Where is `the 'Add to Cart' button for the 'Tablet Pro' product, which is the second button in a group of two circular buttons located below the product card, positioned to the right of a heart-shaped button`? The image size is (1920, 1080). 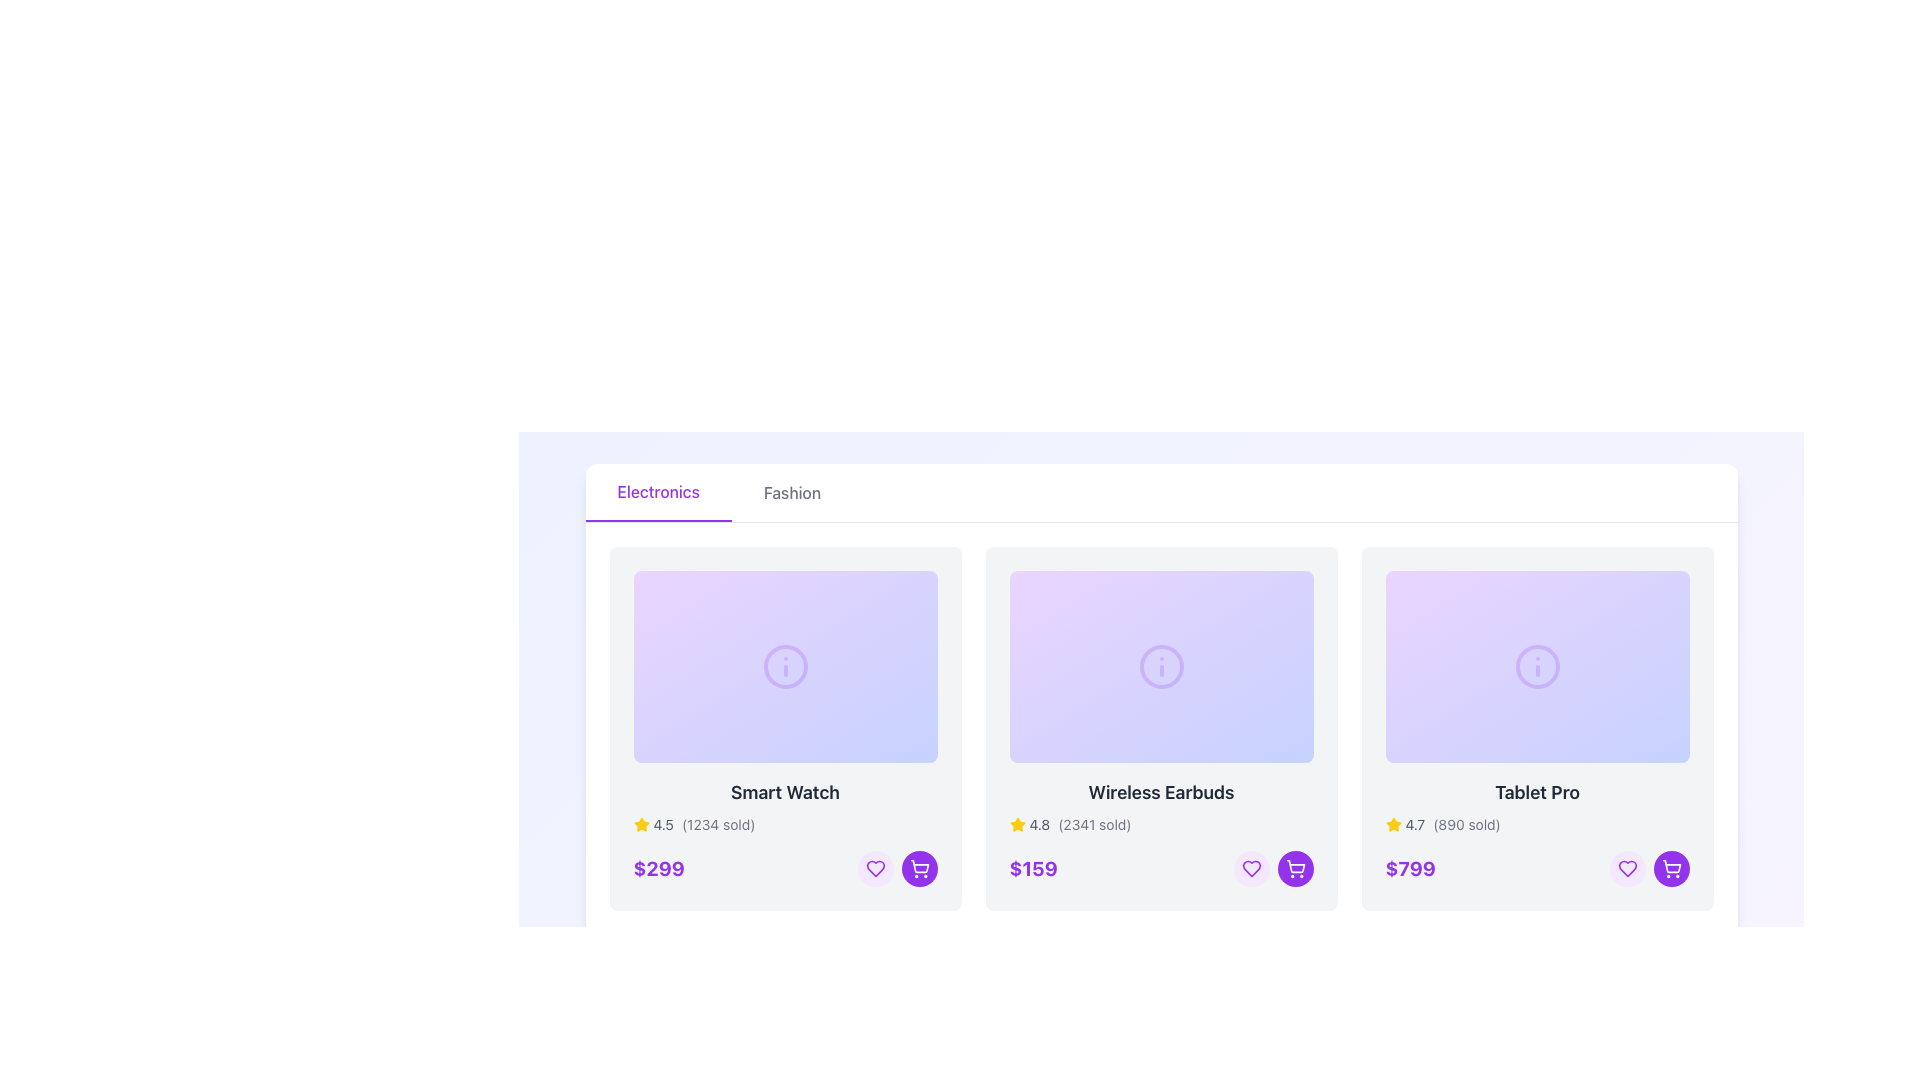 the 'Add to Cart' button for the 'Tablet Pro' product, which is the second button in a group of two circular buttons located below the product card, positioned to the right of a heart-shaped button is located at coordinates (1295, 867).